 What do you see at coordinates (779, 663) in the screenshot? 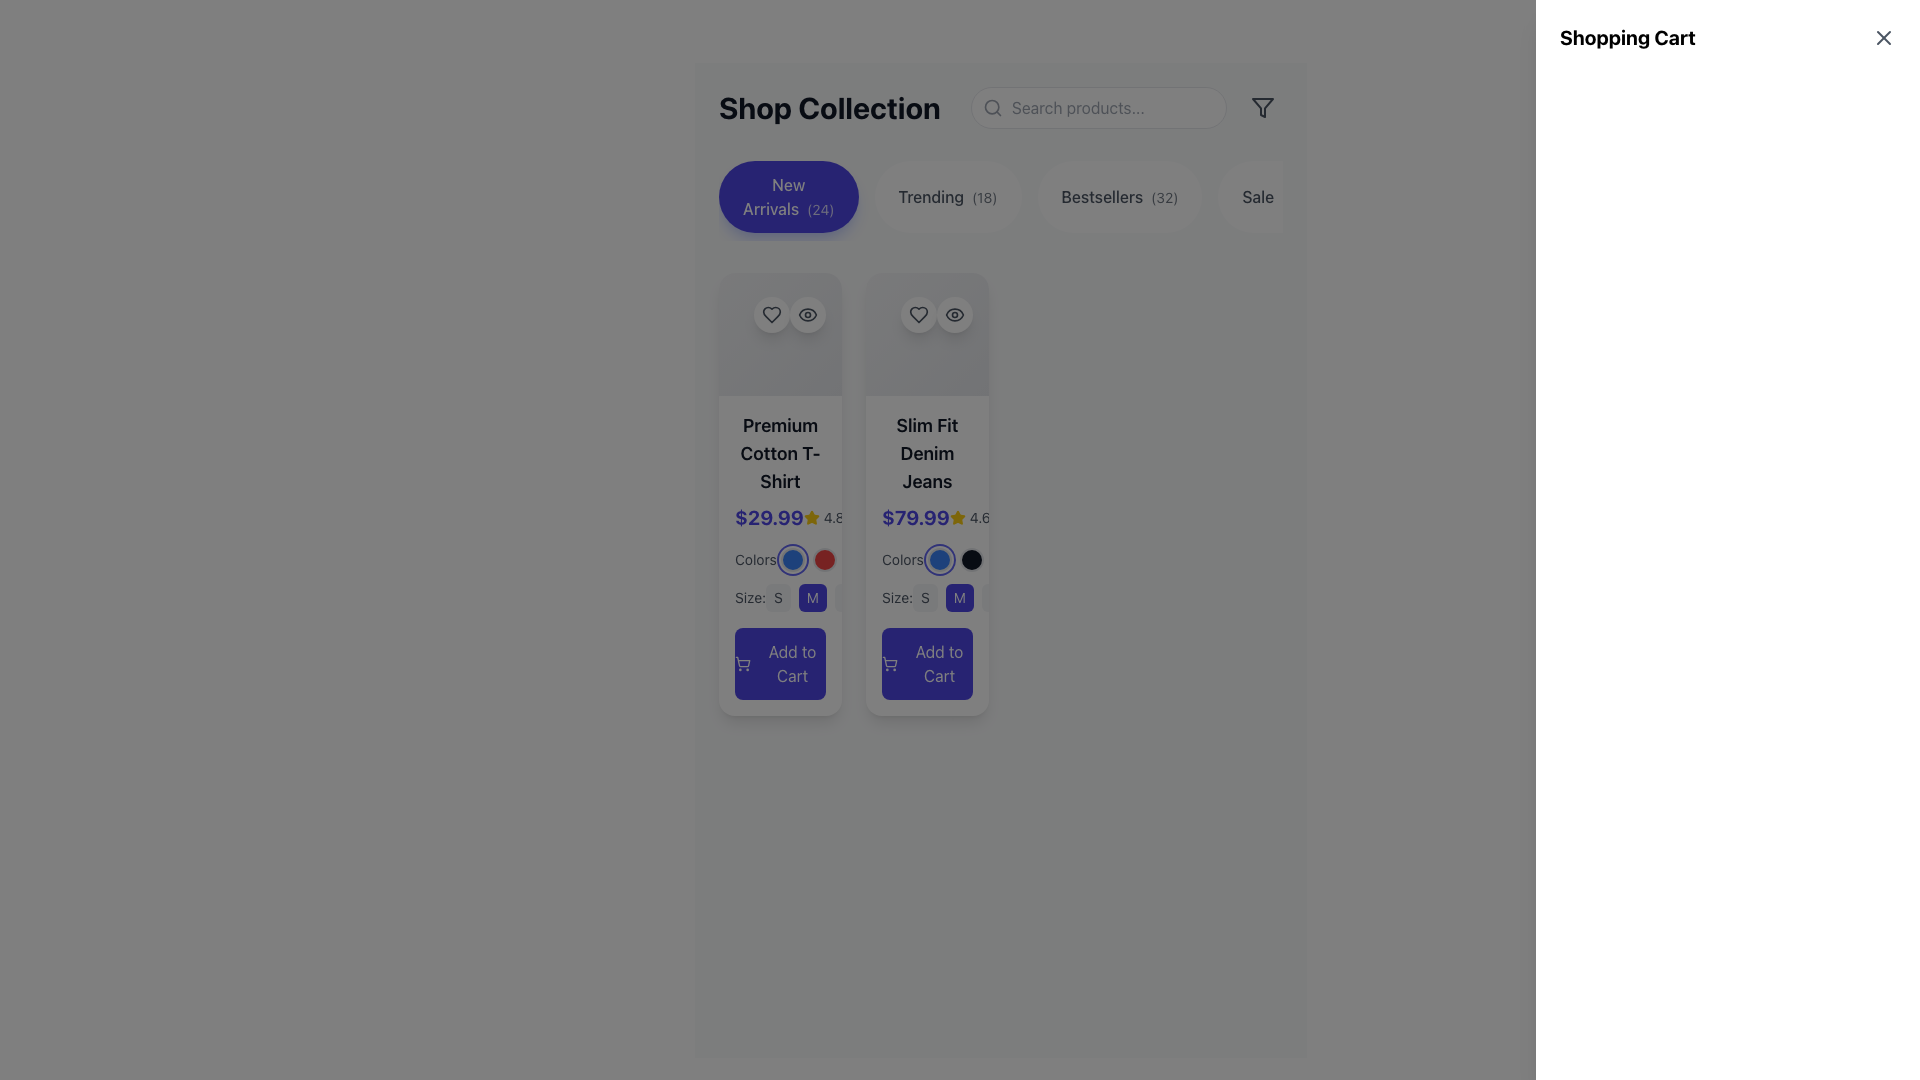
I see `the 'Add to Cart' button located below the 'Size' section in the 'Premium Cotton T-Shirt' card` at bounding box center [779, 663].